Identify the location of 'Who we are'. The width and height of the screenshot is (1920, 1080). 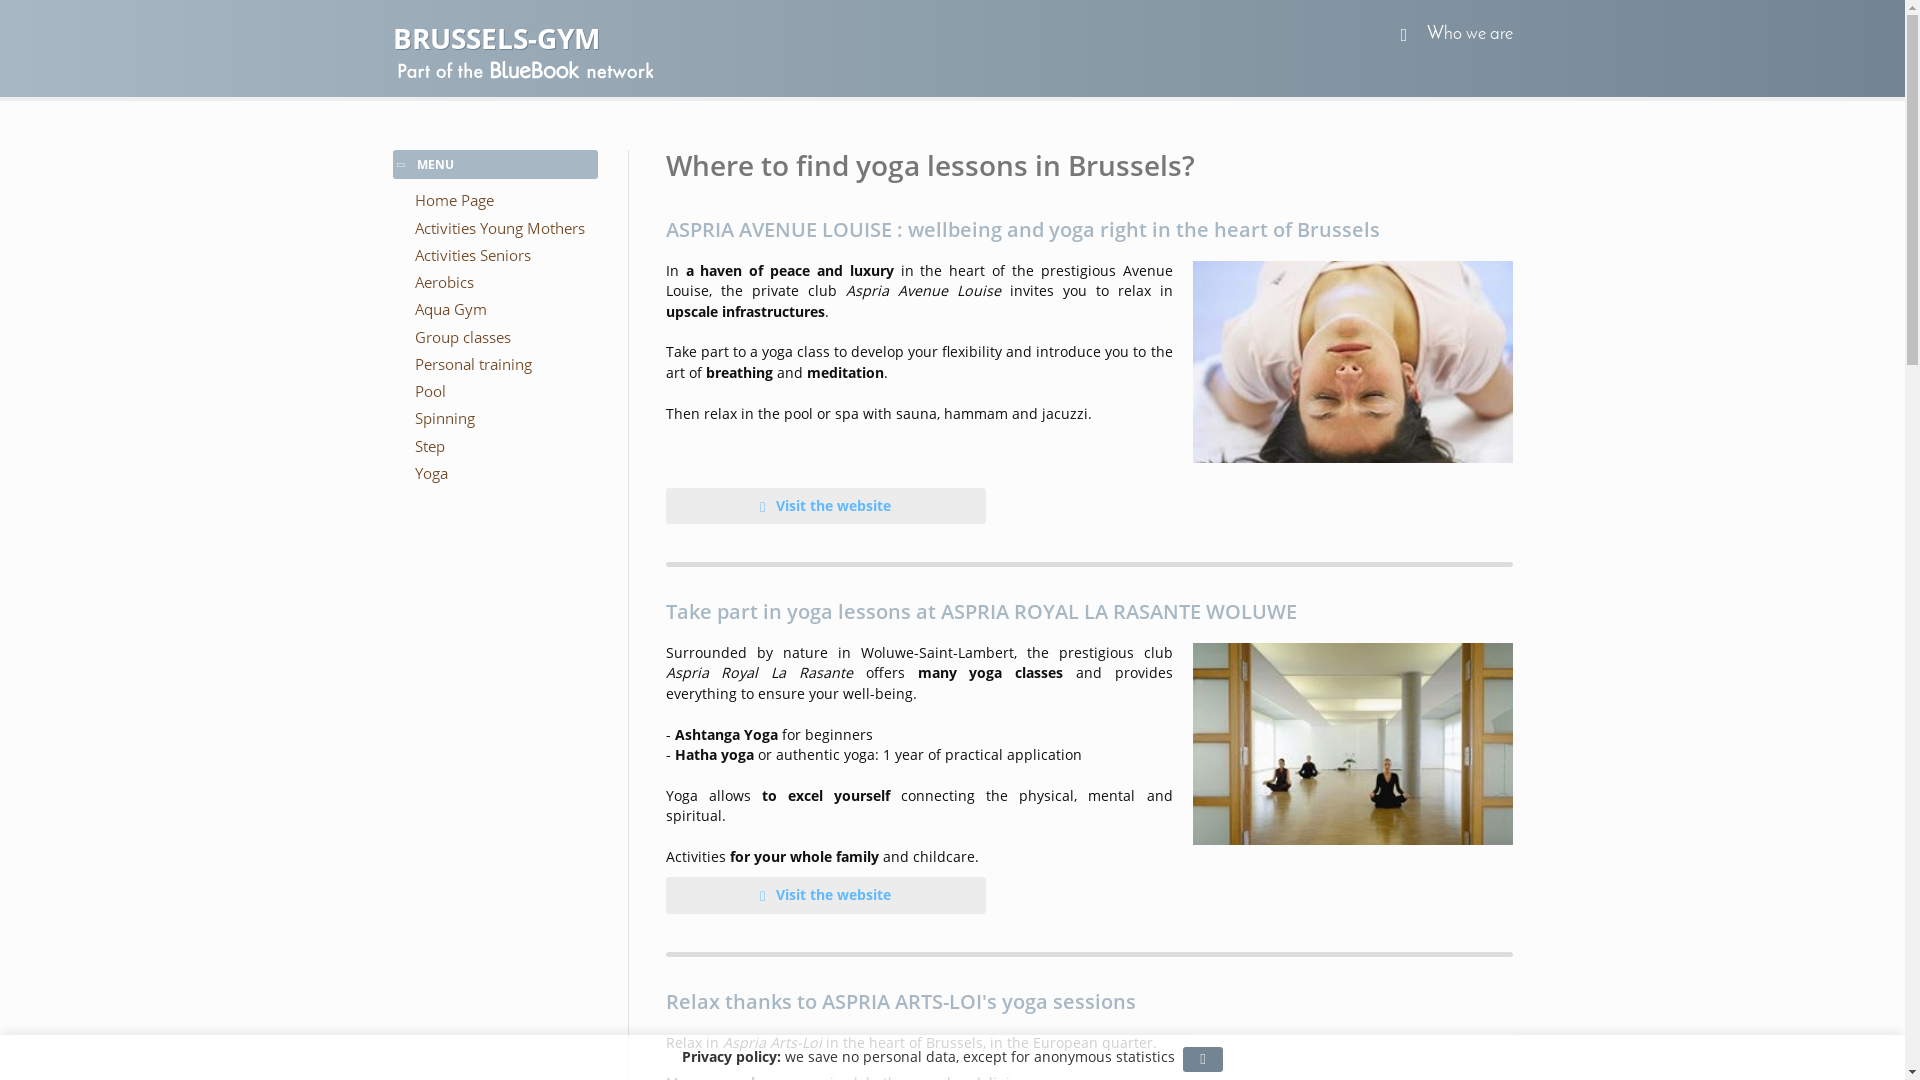
(1468, 34).